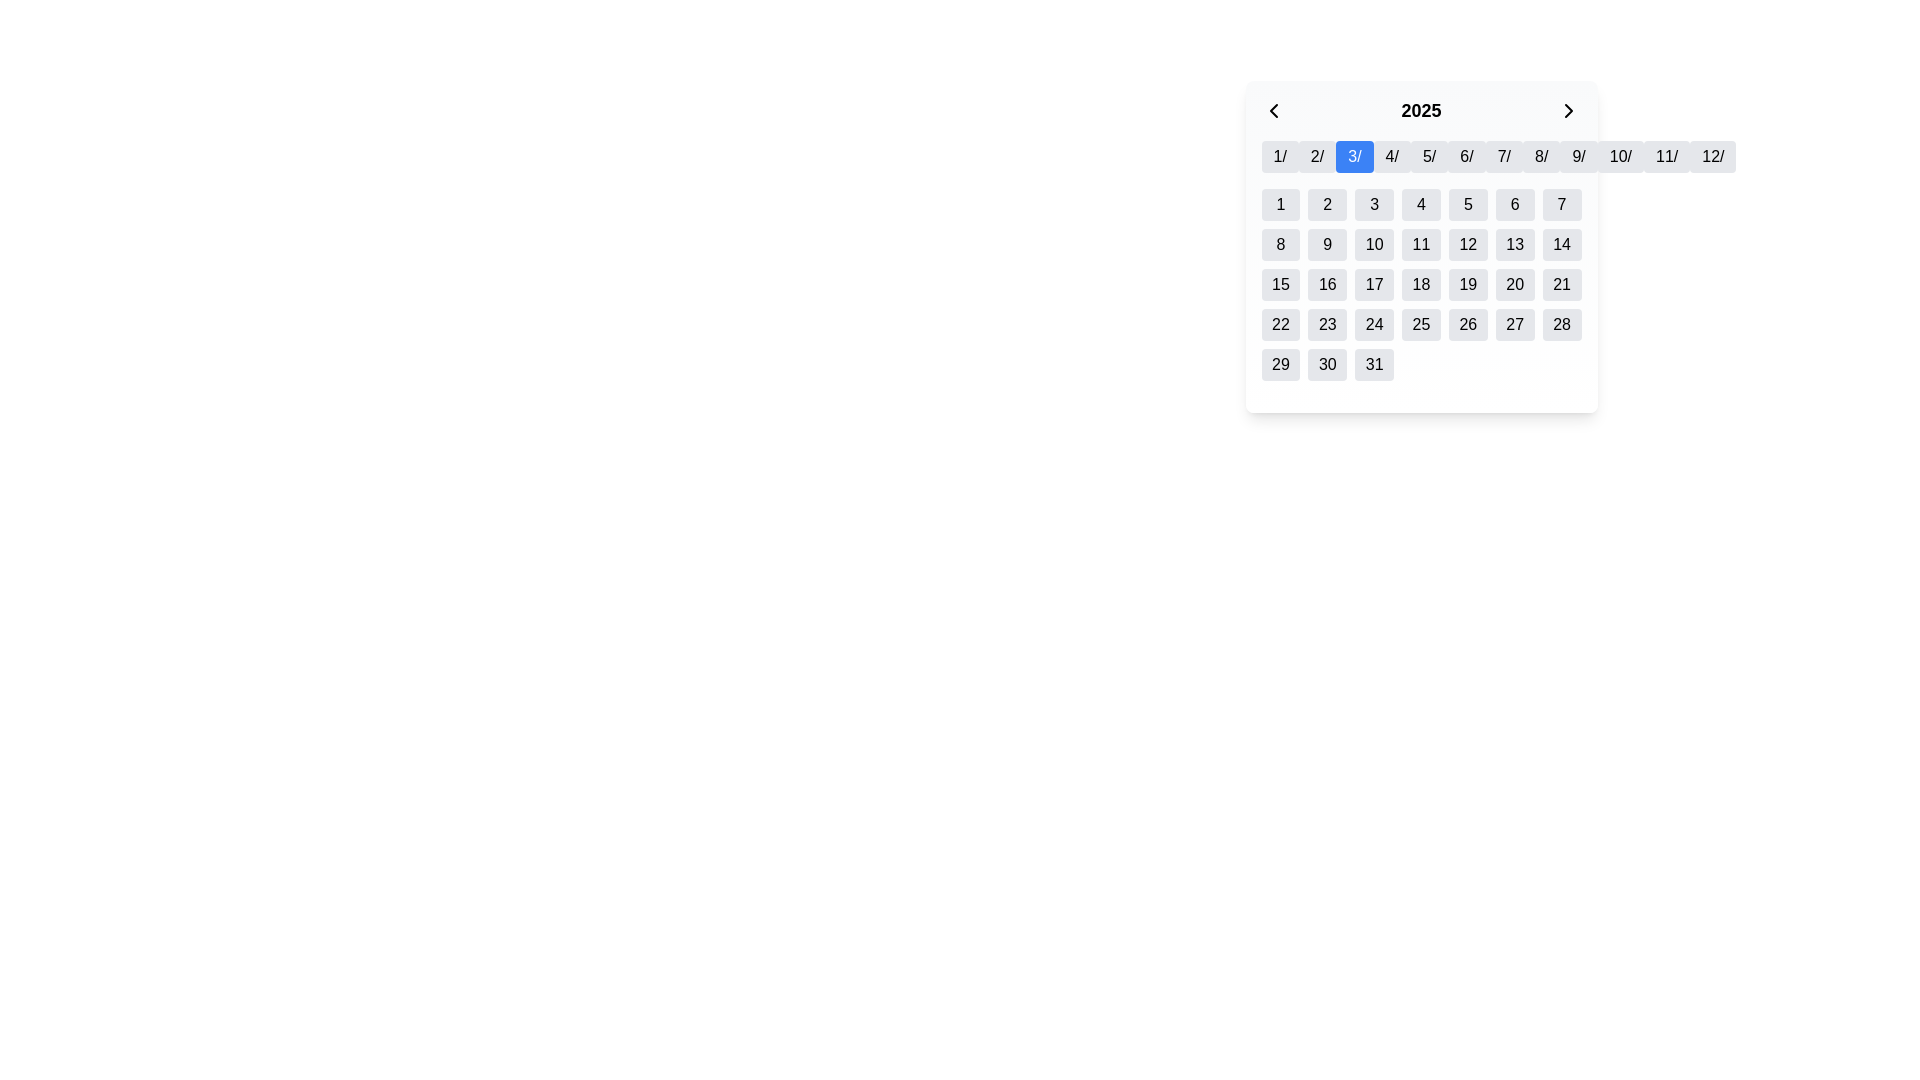 The image size is (1920, 1080). What do you see at coordinates (1467, 156) in the screenshot?
I see `the button` at bounding box center [1467, 156].